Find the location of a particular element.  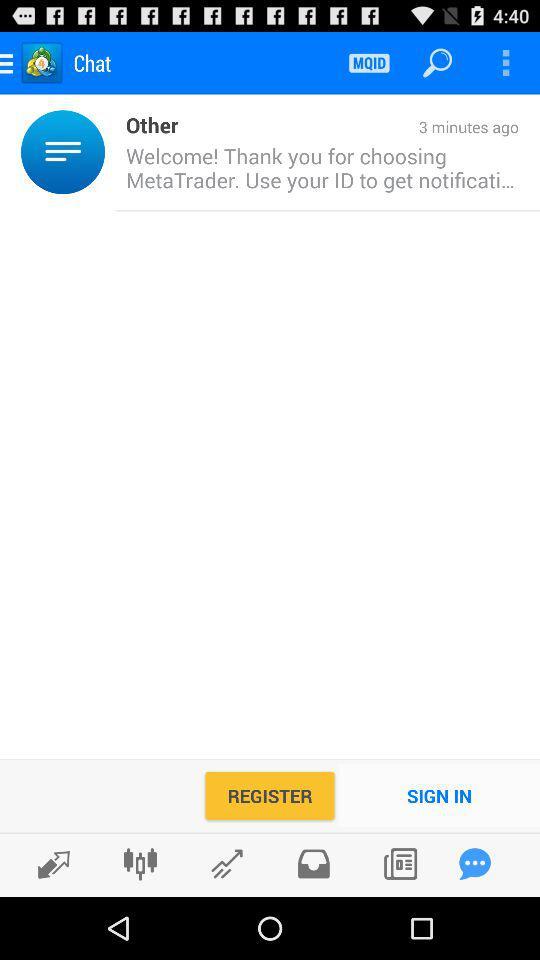

files is located at coordinates (313, 863).